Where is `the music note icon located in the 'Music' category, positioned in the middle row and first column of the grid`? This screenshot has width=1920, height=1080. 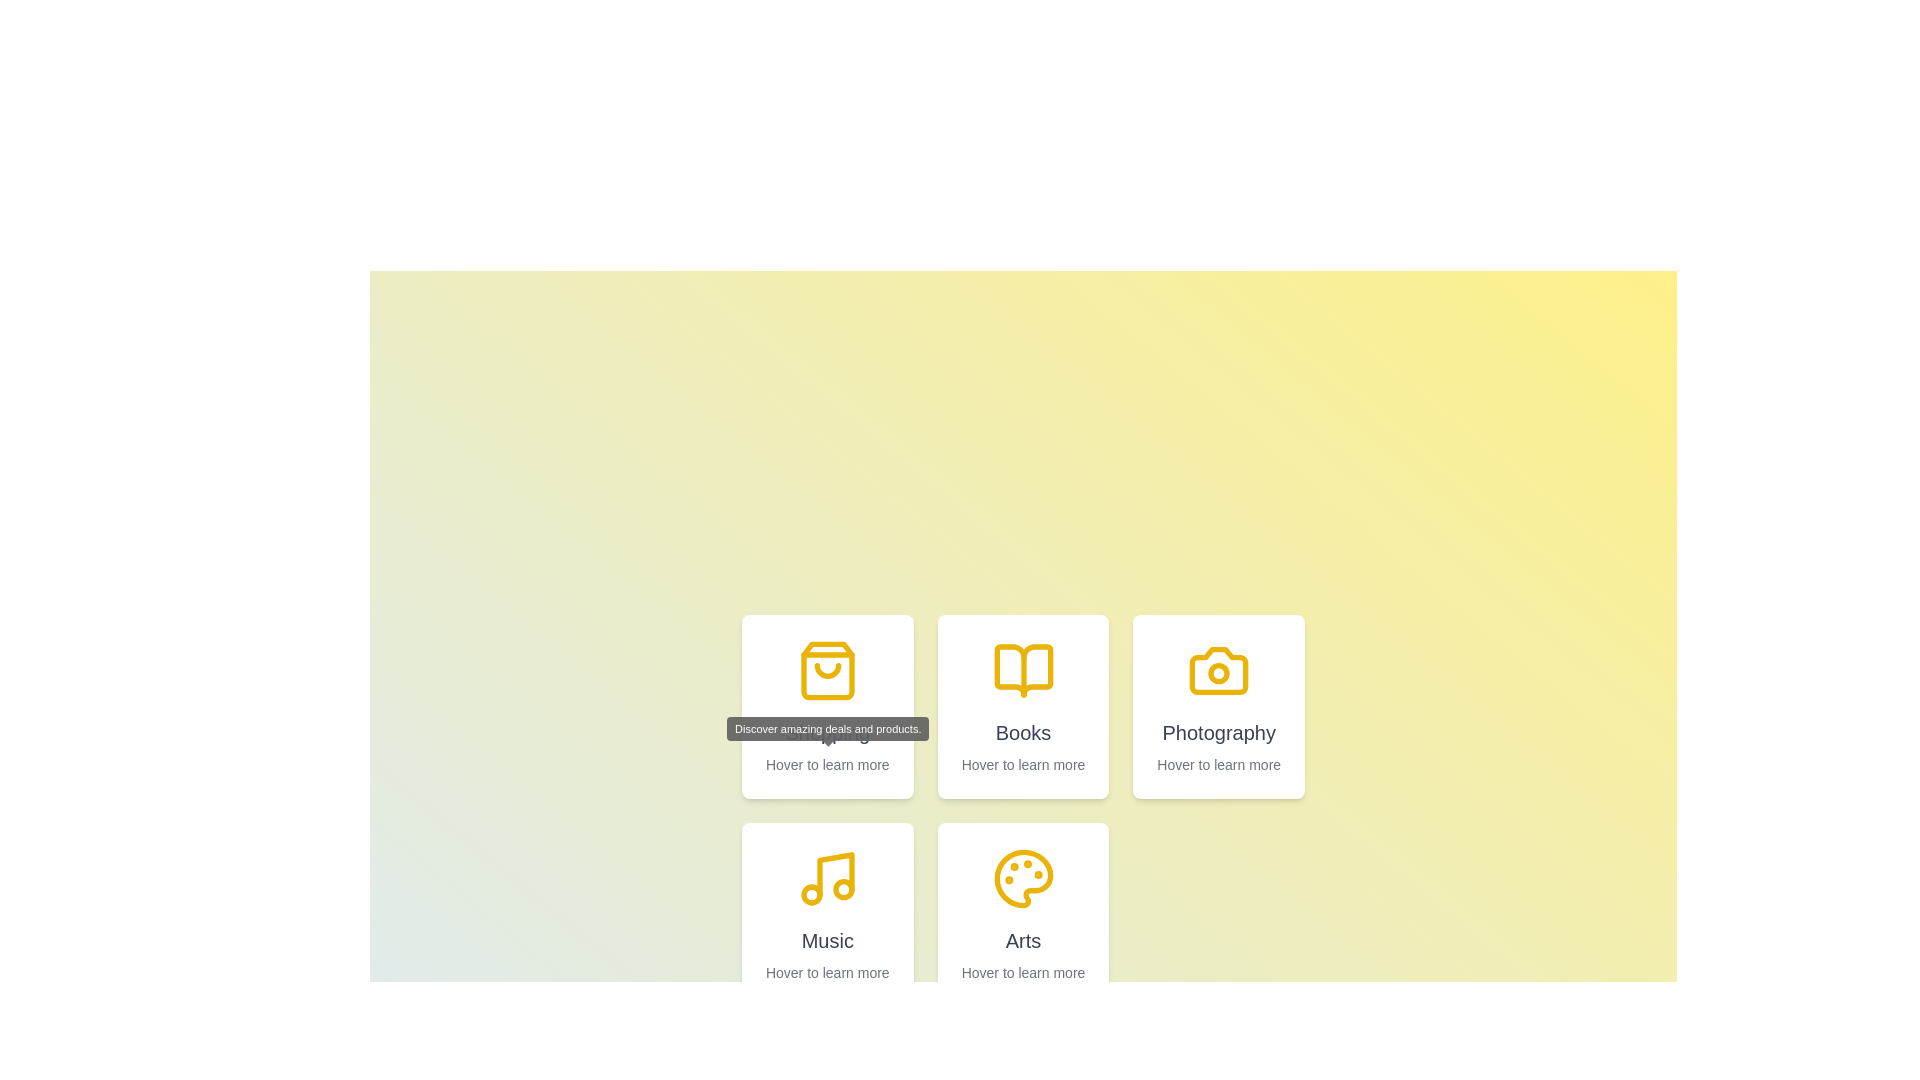
the music note icon located in the 'Music' category, positioned in the middle row and first column of the grid is located at coordinates (827, 878).